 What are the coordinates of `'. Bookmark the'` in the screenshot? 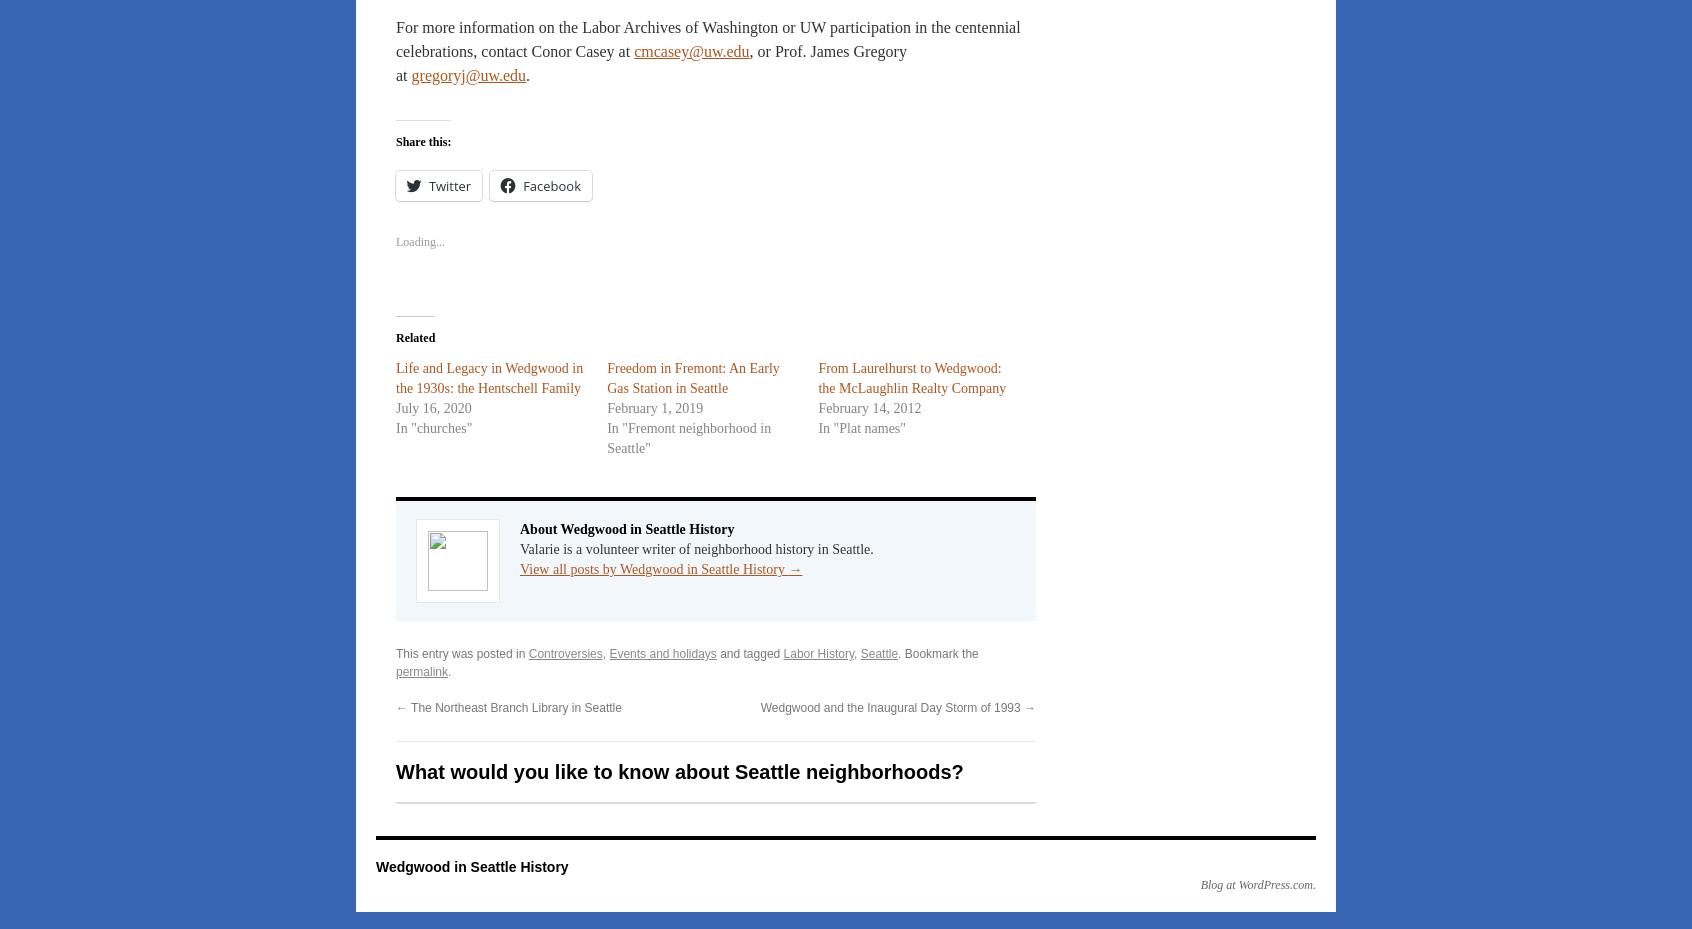 It's located at (938, 654).